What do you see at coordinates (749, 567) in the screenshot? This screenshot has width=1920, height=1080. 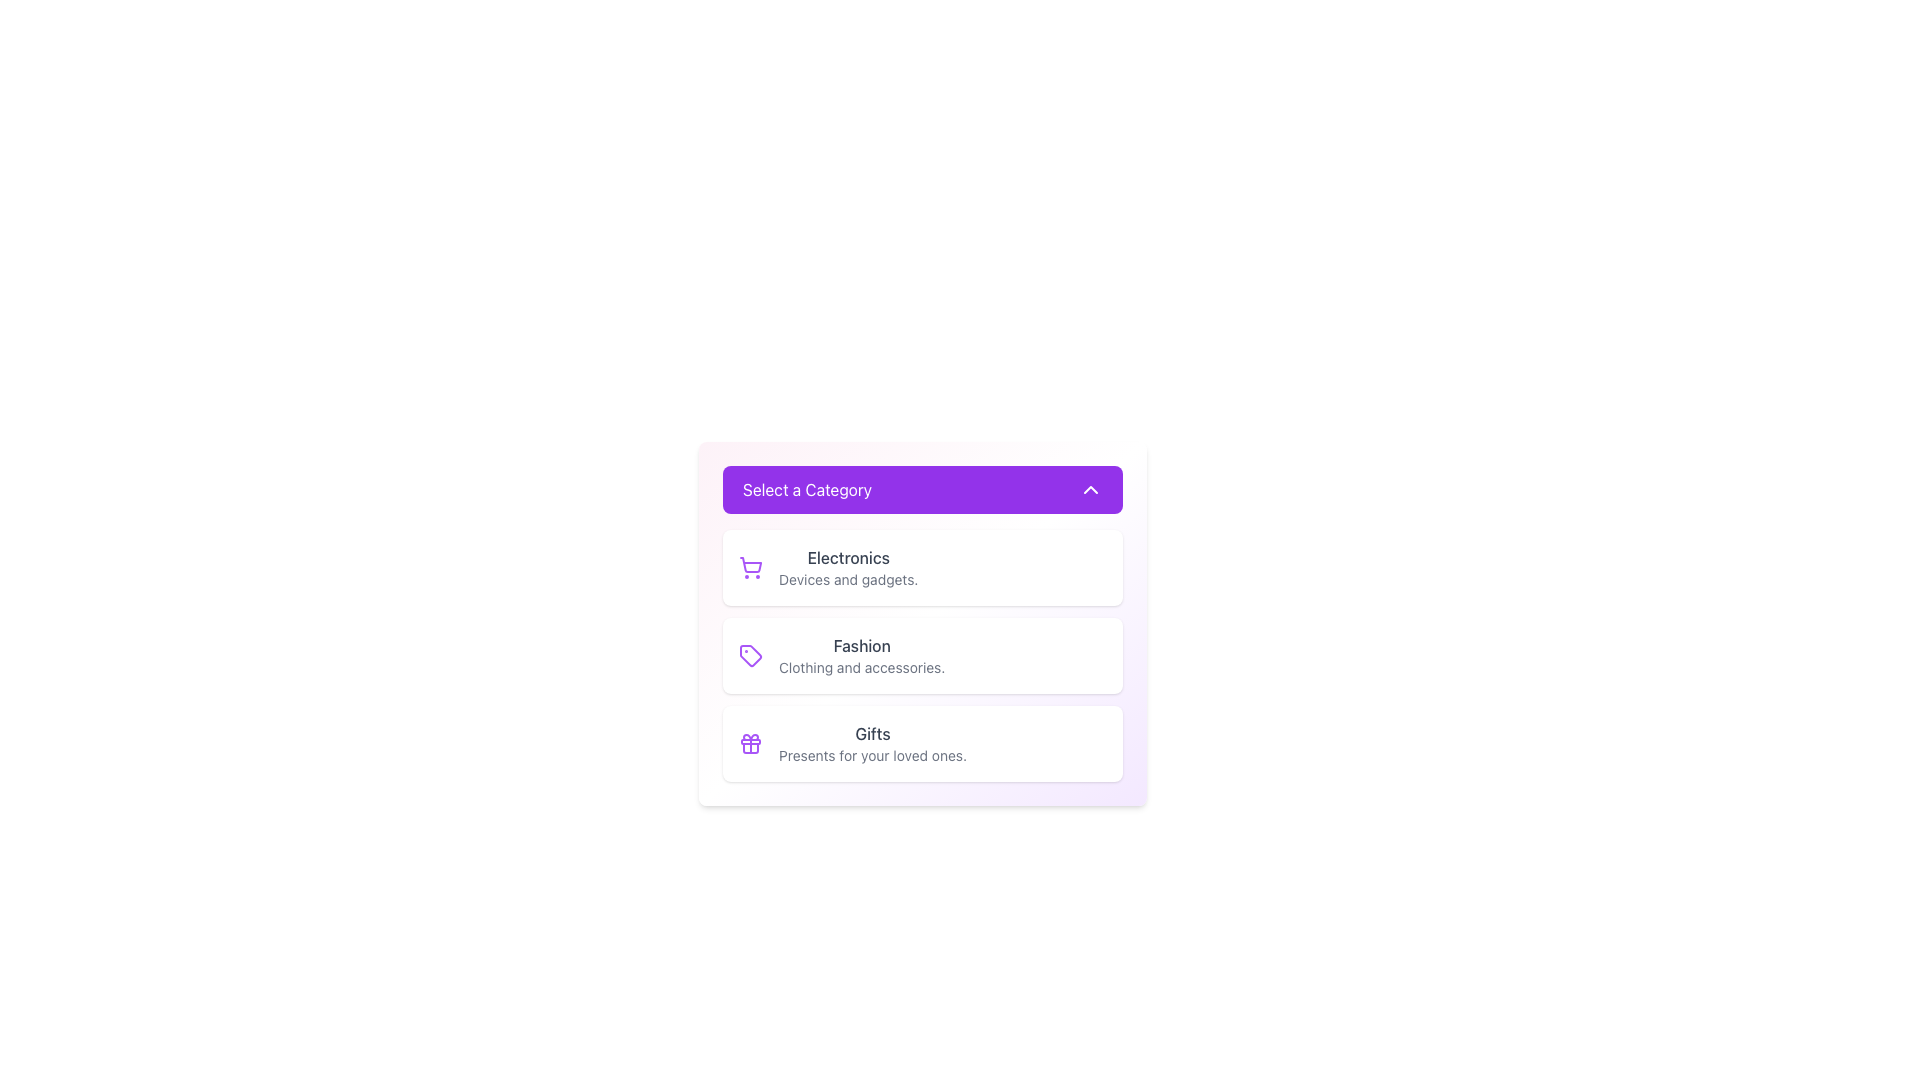 I see `the purple shopping cart icon located to the left of the text 'Electronics' in the categories list` at bounding box center [749, 567].